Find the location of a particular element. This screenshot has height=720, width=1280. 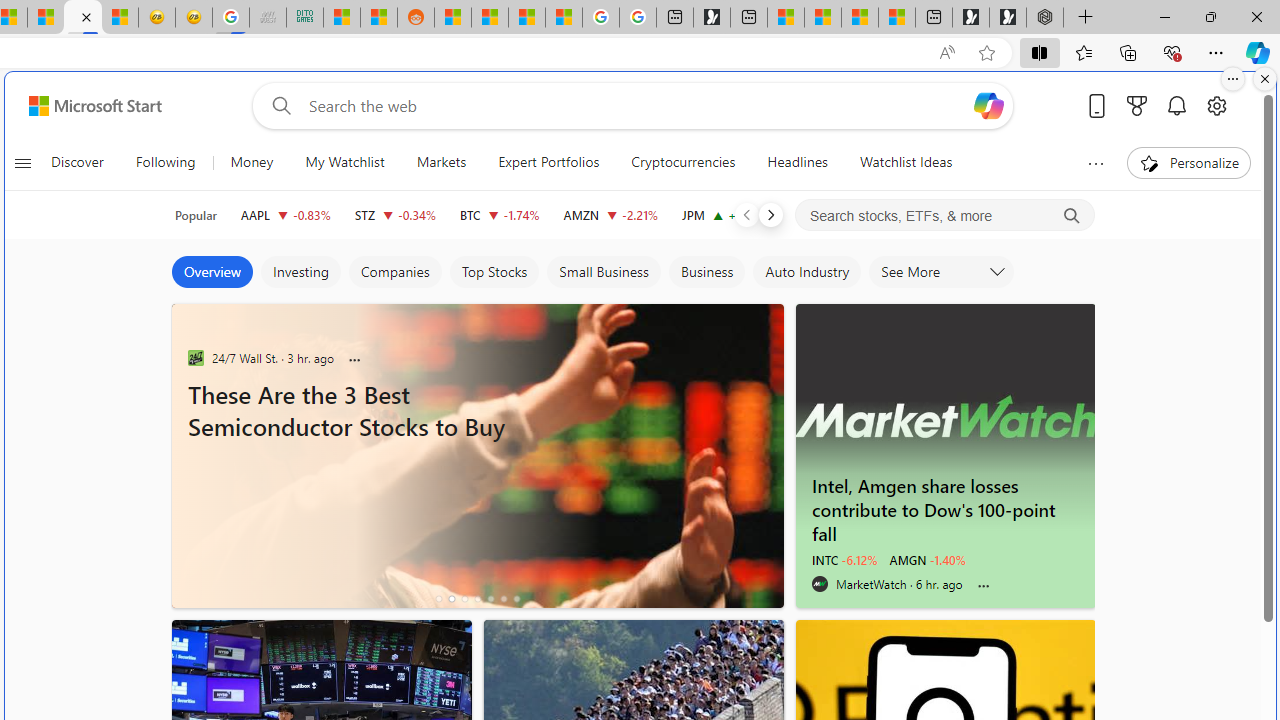

'Auto Industry' is located at coordinates (807, 272).